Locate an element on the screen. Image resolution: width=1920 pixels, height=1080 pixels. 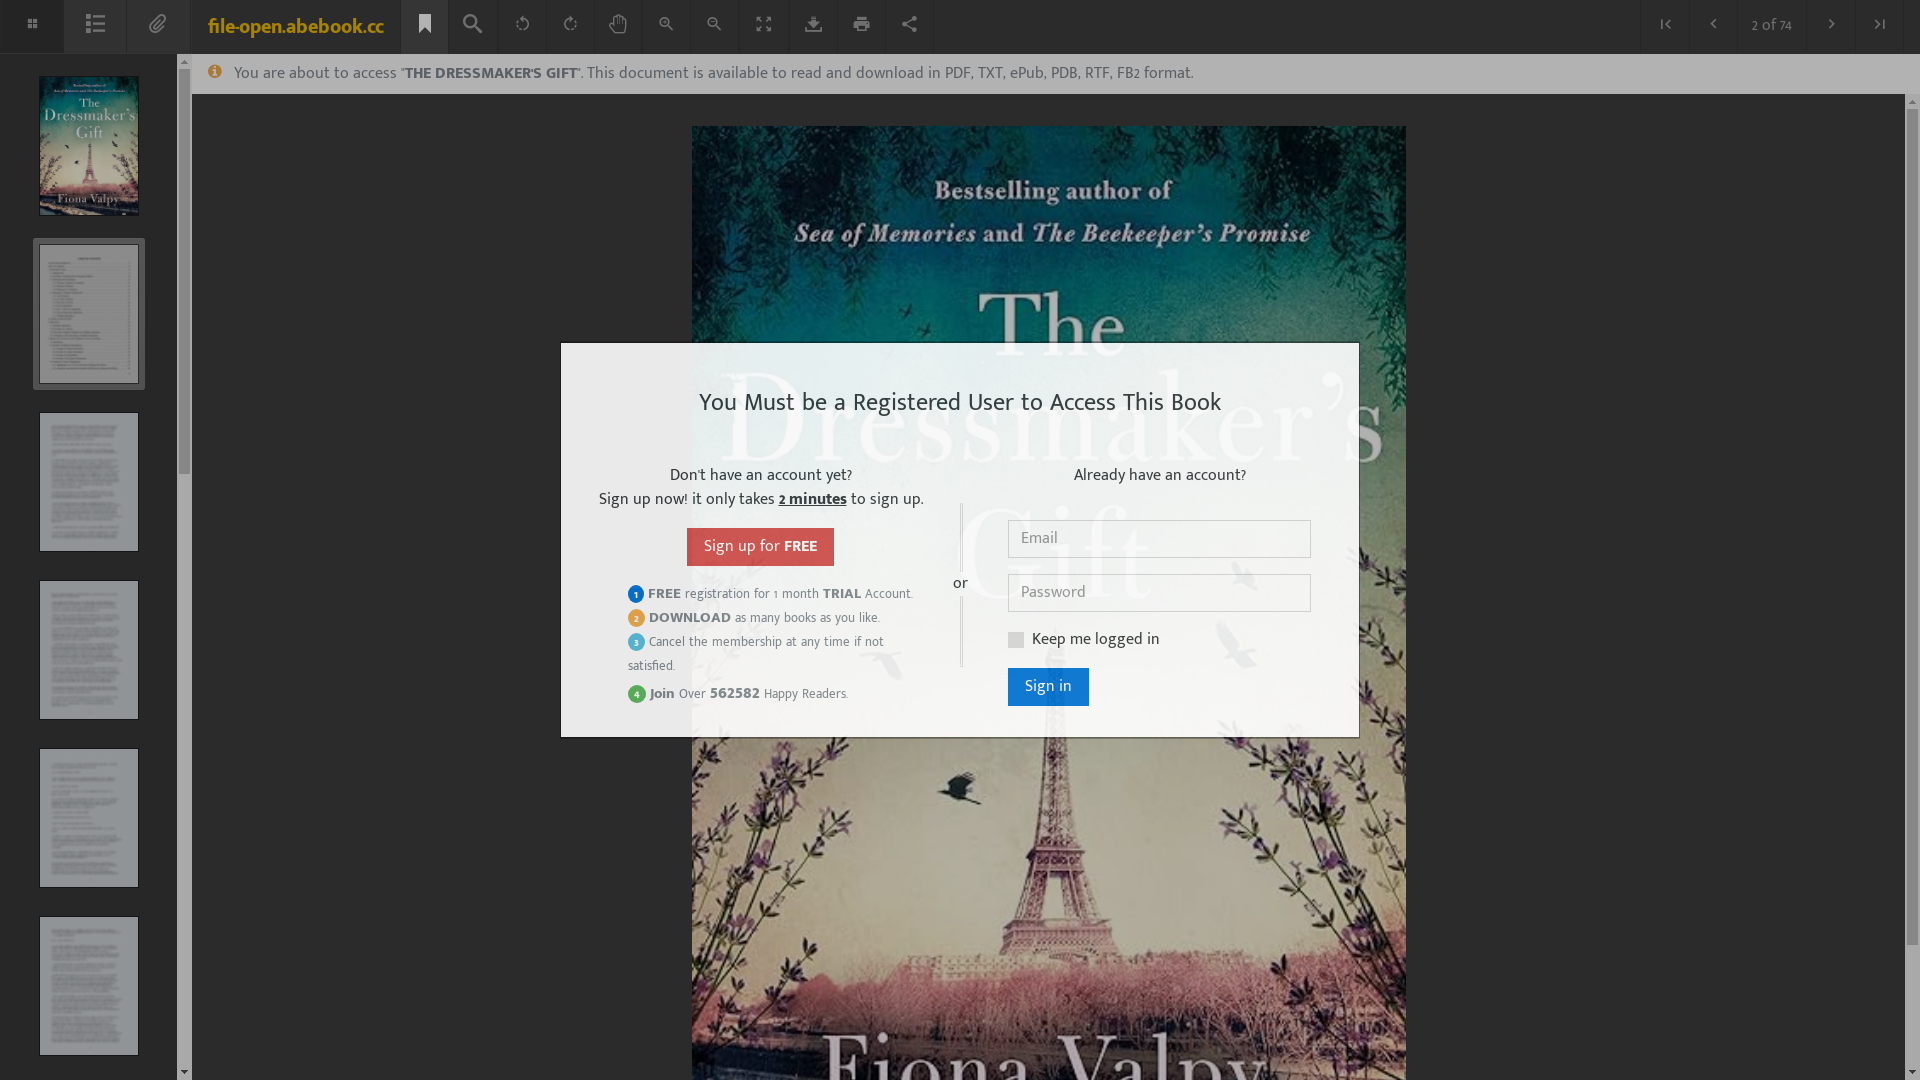
'2 of 74' is located at coordinates (1771, 26).